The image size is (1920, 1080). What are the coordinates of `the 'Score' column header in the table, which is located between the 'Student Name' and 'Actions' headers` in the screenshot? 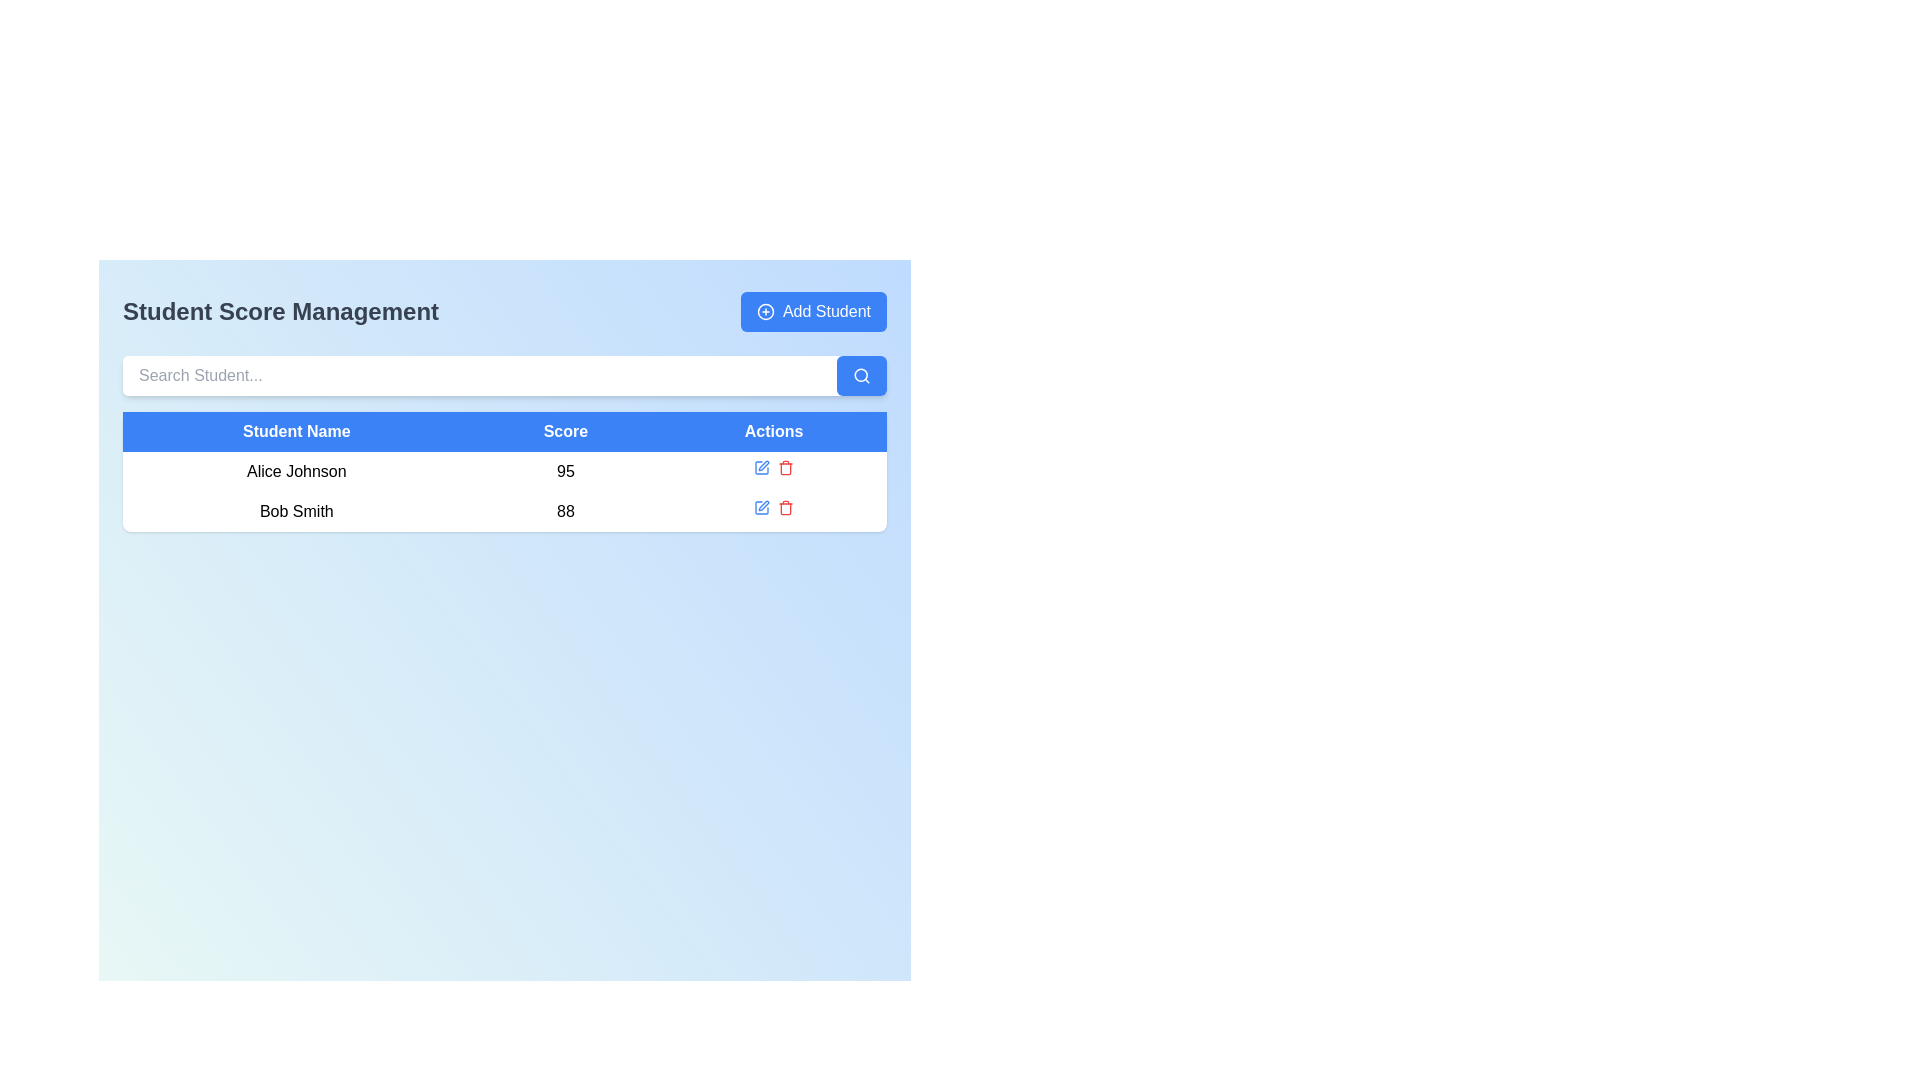 It's located at (564, 431).